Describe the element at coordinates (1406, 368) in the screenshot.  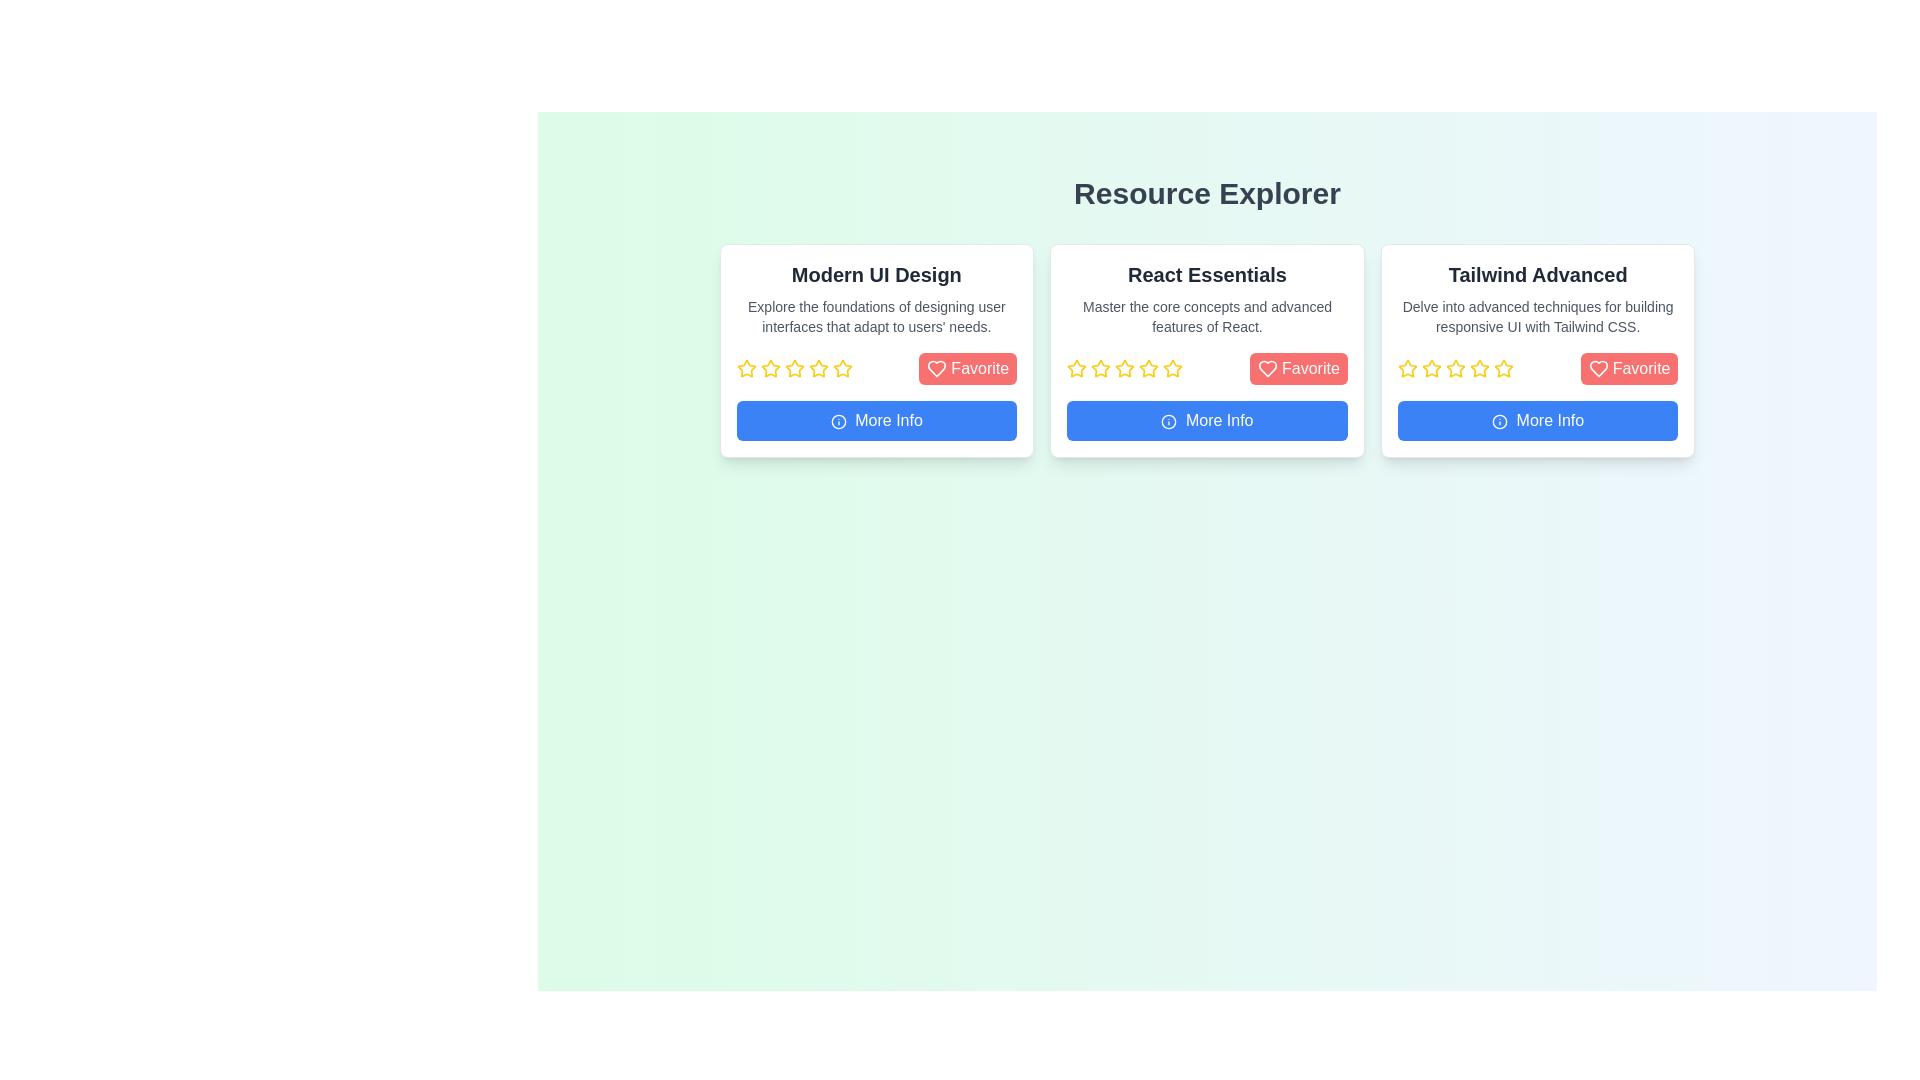
I see `the first yellow rating star in the rating system of the 'Tailwind Advanced' card to rate` at that location.